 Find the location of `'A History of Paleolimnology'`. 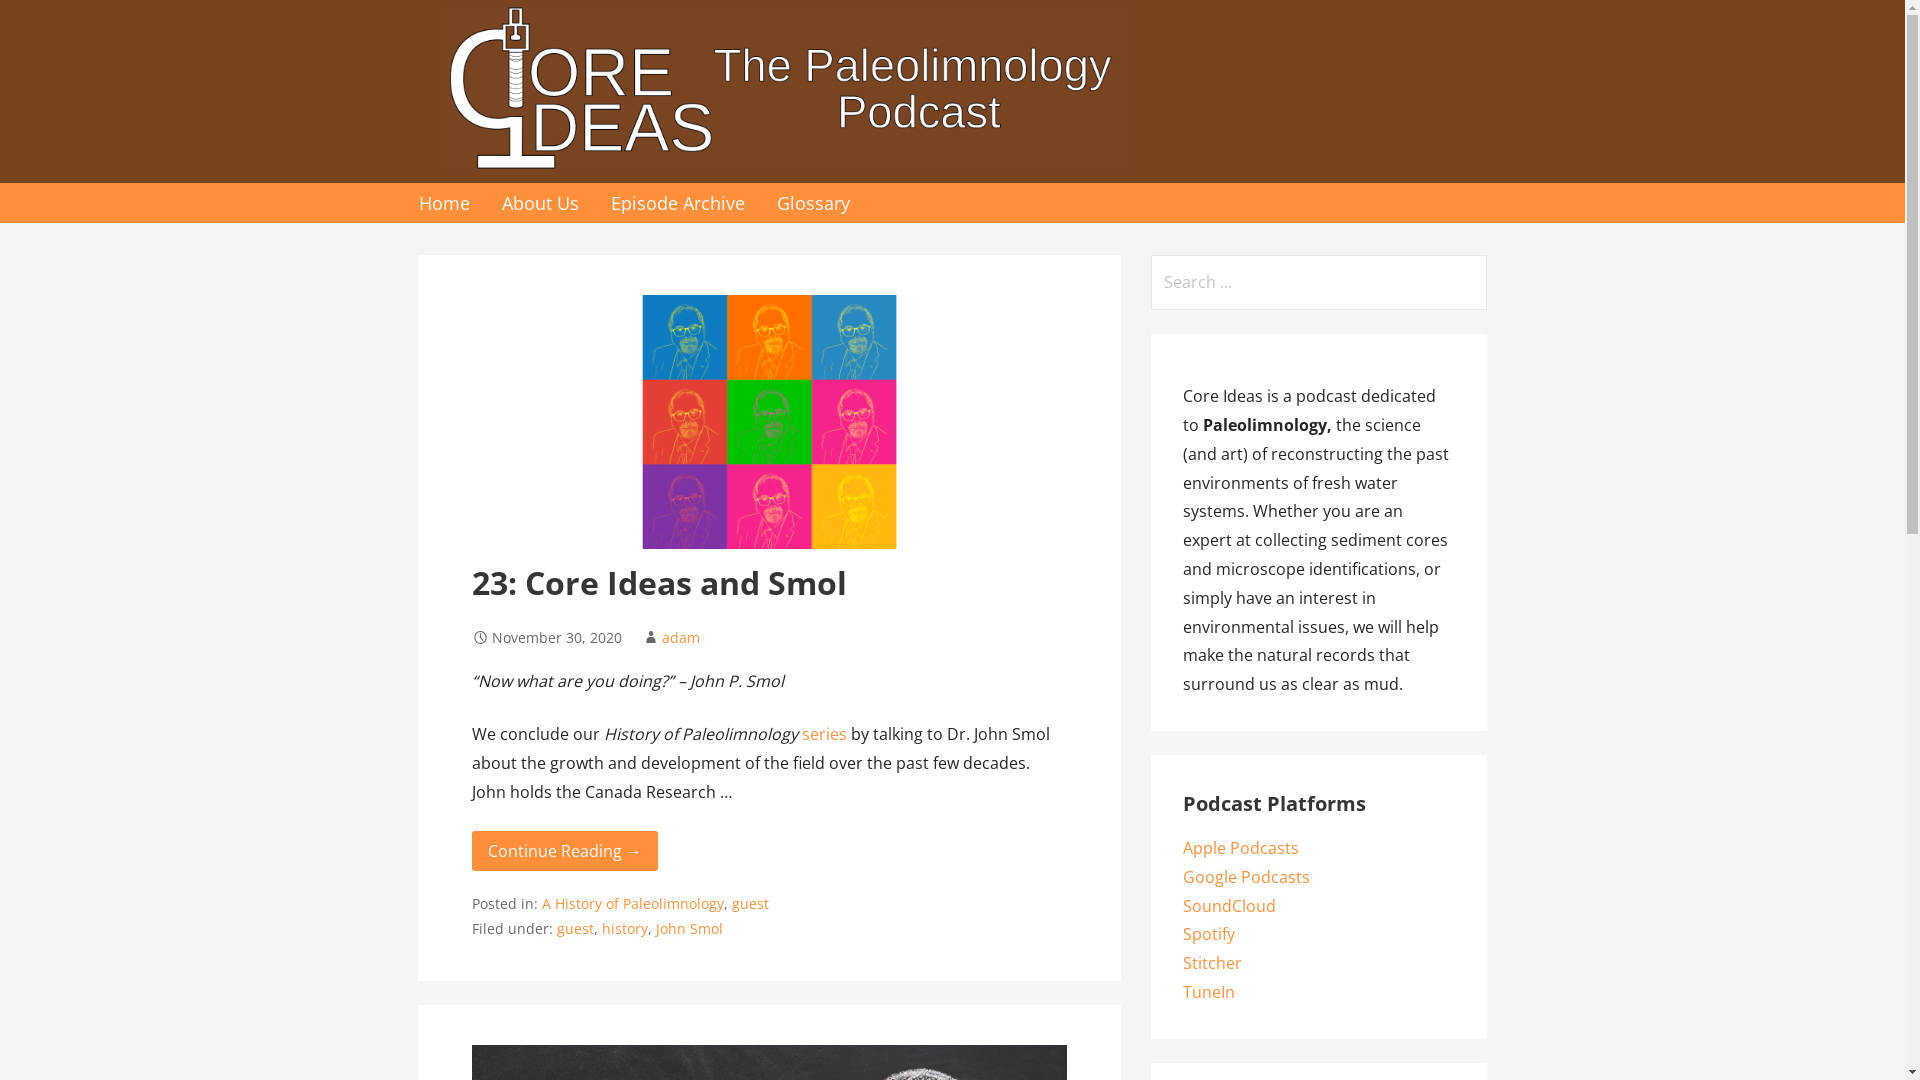

'A History of Paleolimnology' is located at coordinates (632, 903).